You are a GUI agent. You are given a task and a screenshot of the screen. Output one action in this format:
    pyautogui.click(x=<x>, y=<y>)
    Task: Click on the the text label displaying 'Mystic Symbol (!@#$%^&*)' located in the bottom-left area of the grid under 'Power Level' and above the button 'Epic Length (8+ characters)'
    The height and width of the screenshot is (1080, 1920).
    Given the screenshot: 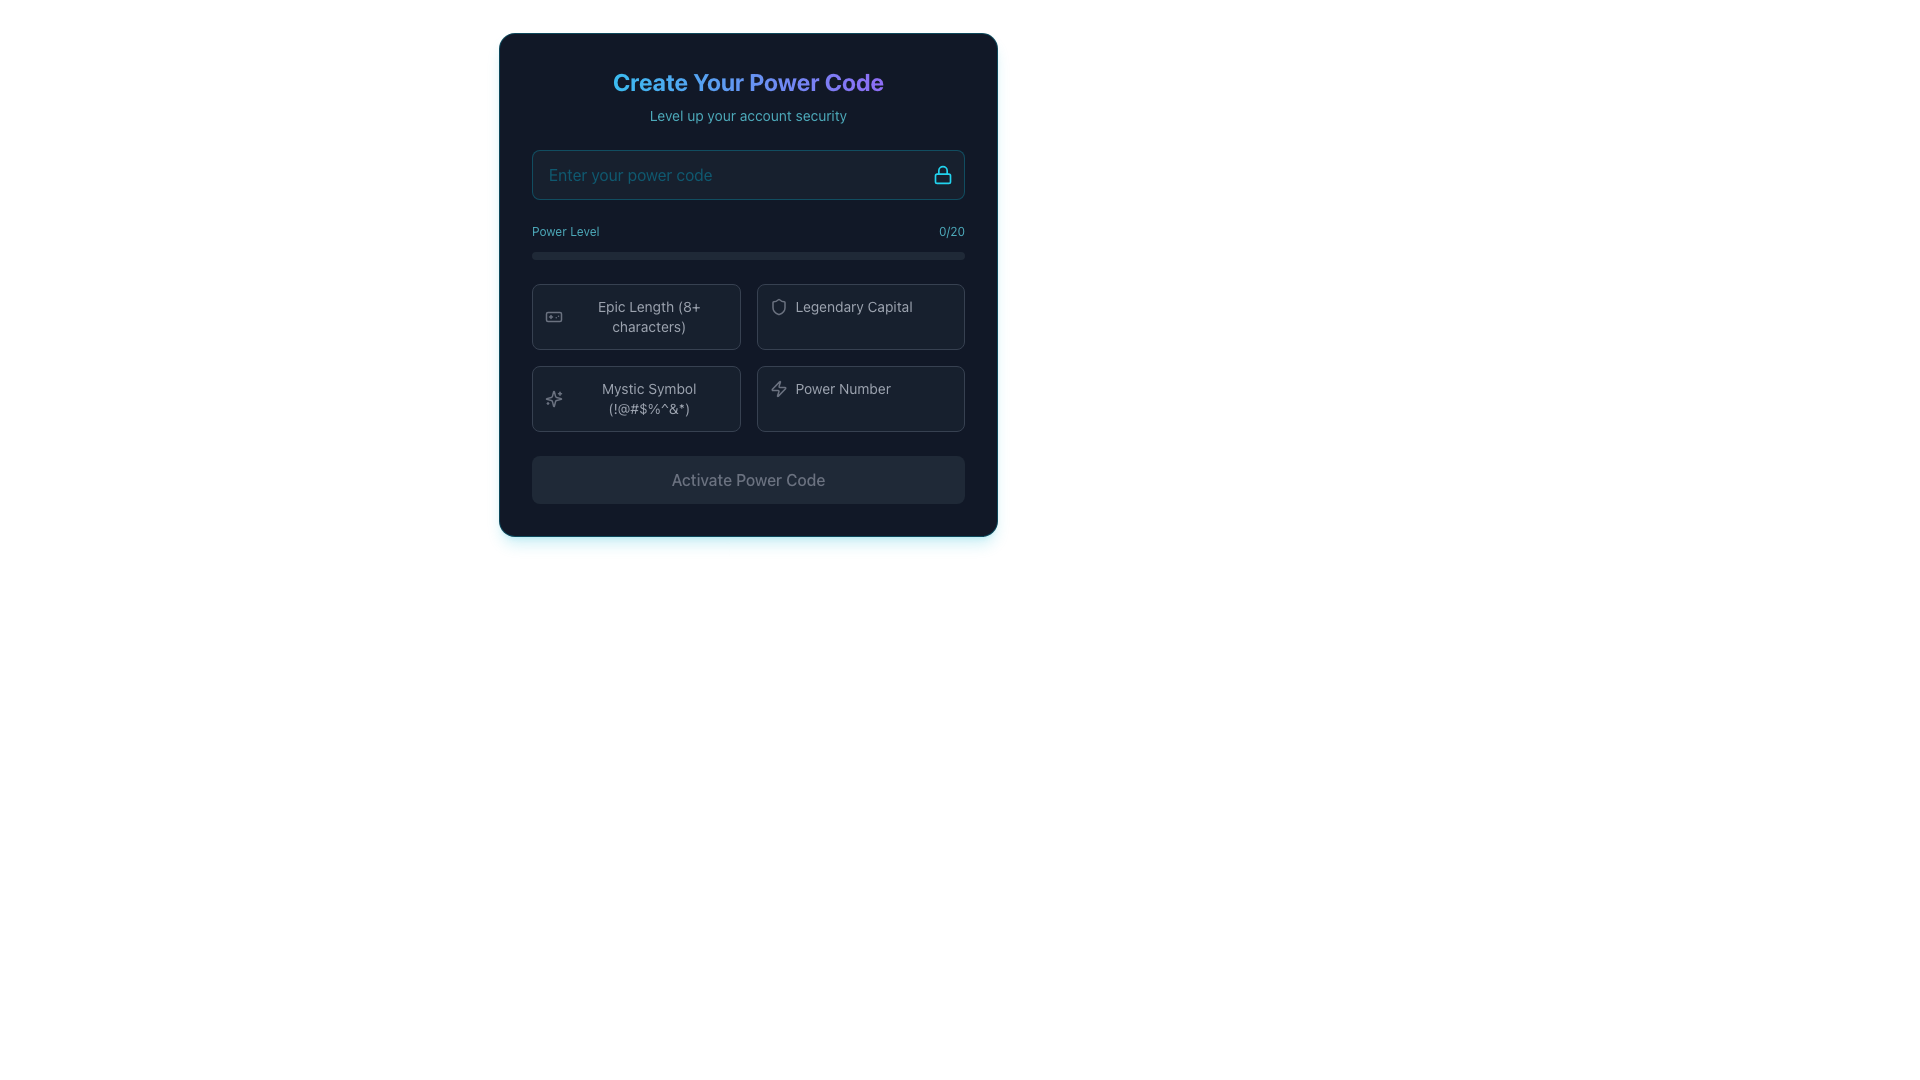 What is the action you would take?
    pyautogui.click(x=649, y=398)
    